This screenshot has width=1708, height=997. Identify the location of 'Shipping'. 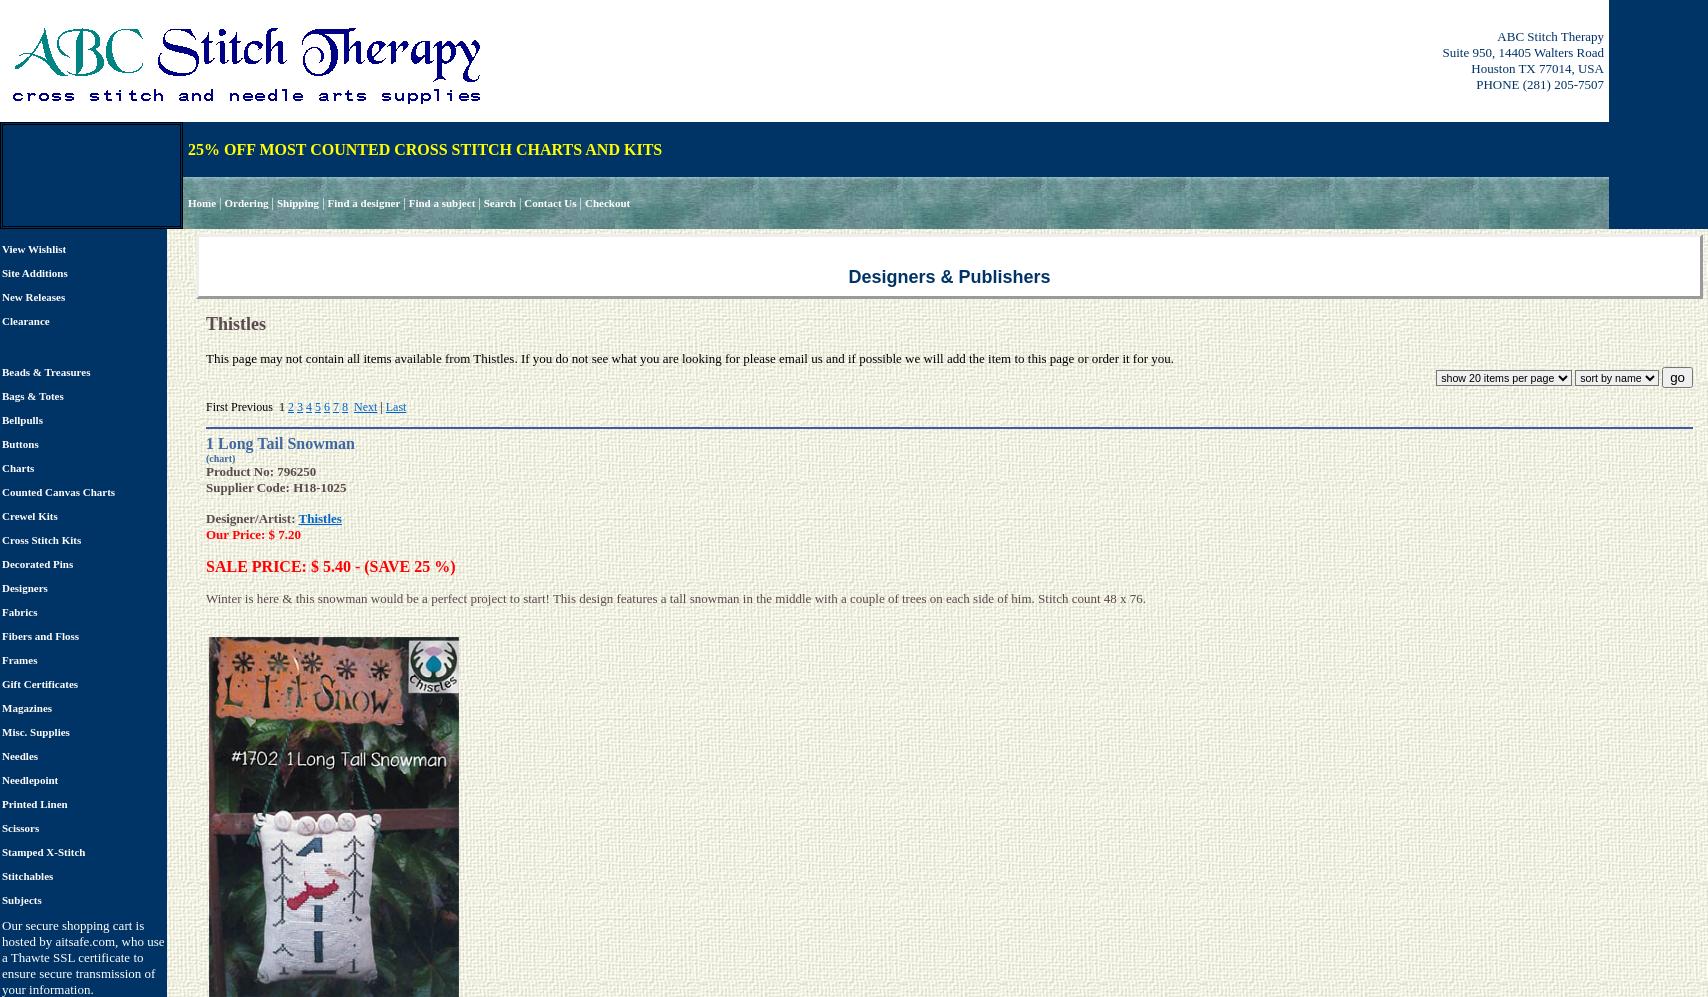
(297, 201).